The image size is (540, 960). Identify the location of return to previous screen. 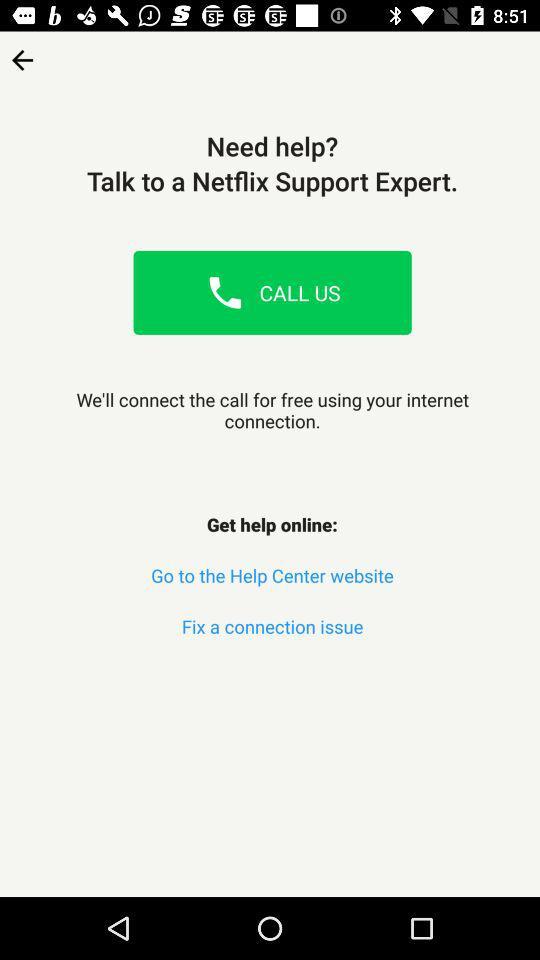
(21, 52).